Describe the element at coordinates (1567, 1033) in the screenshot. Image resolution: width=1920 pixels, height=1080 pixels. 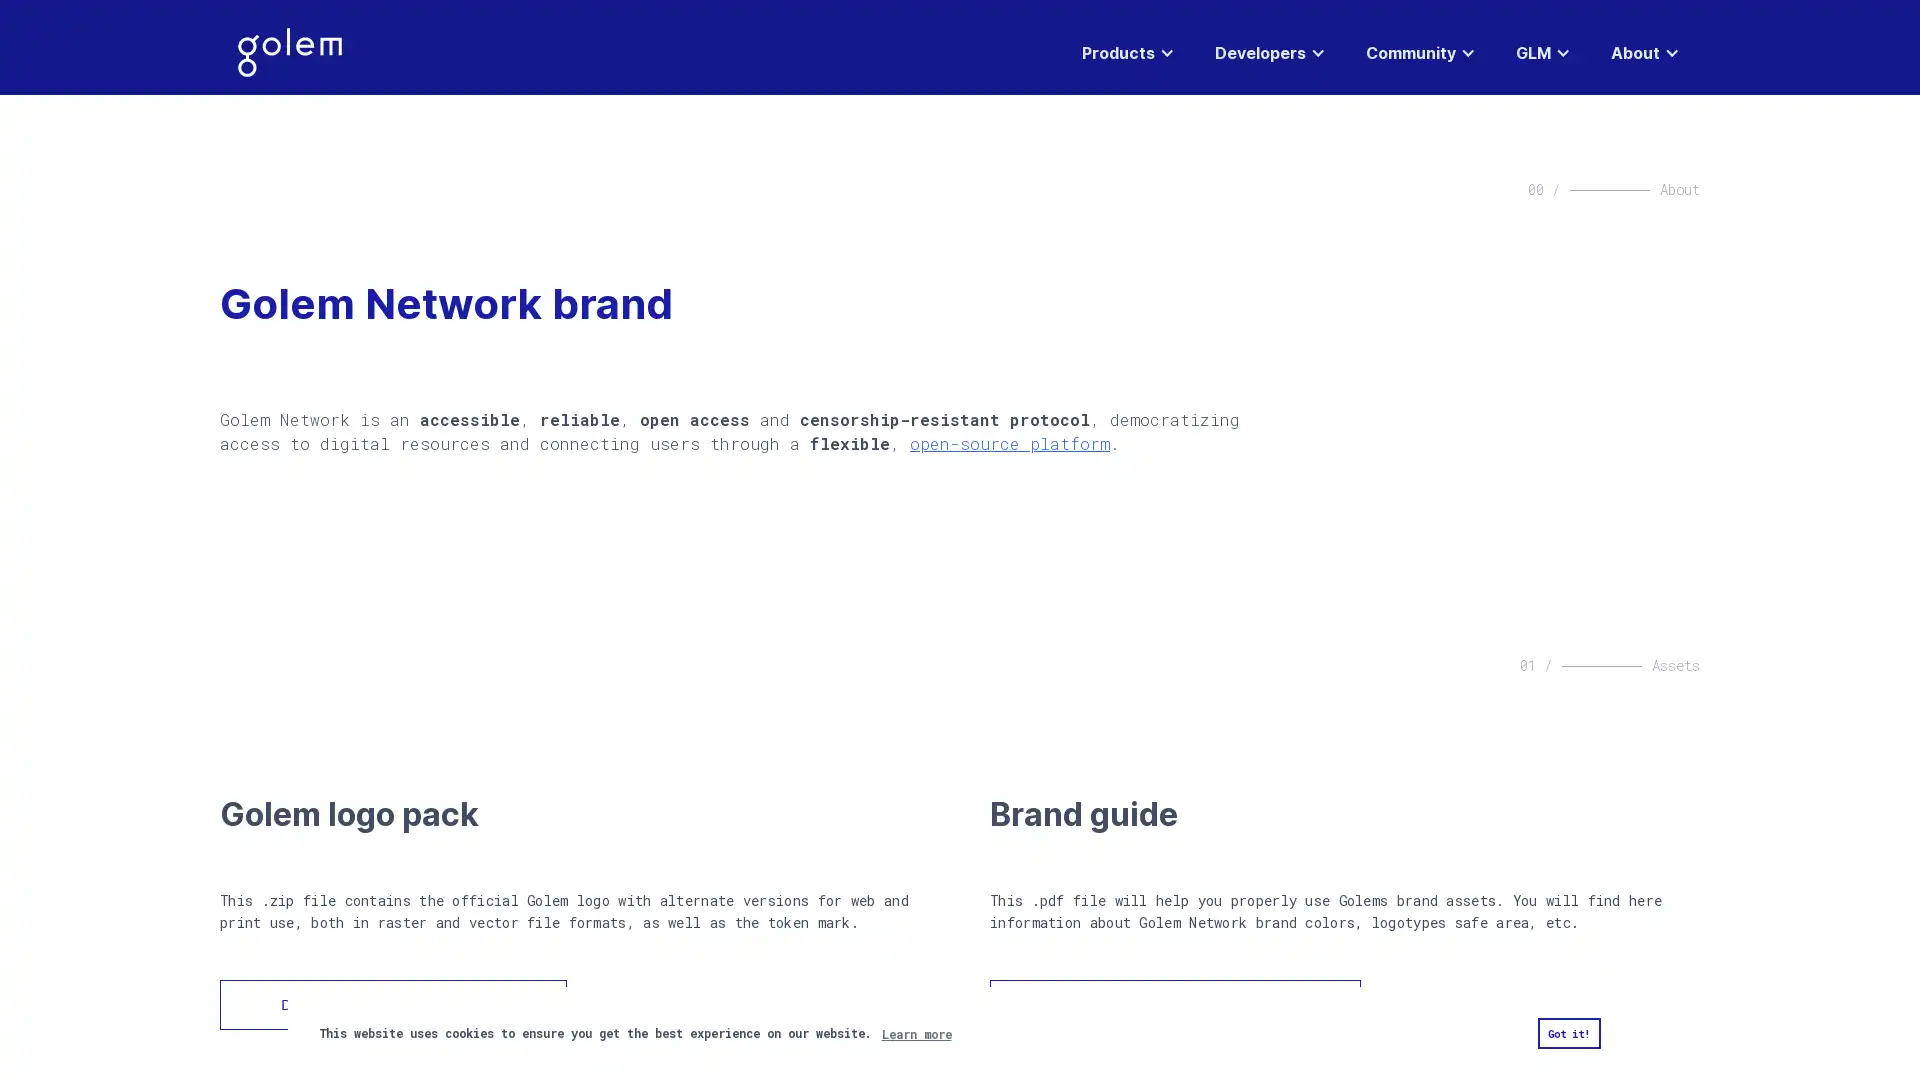
I see `dismiss cookie message` at that location.